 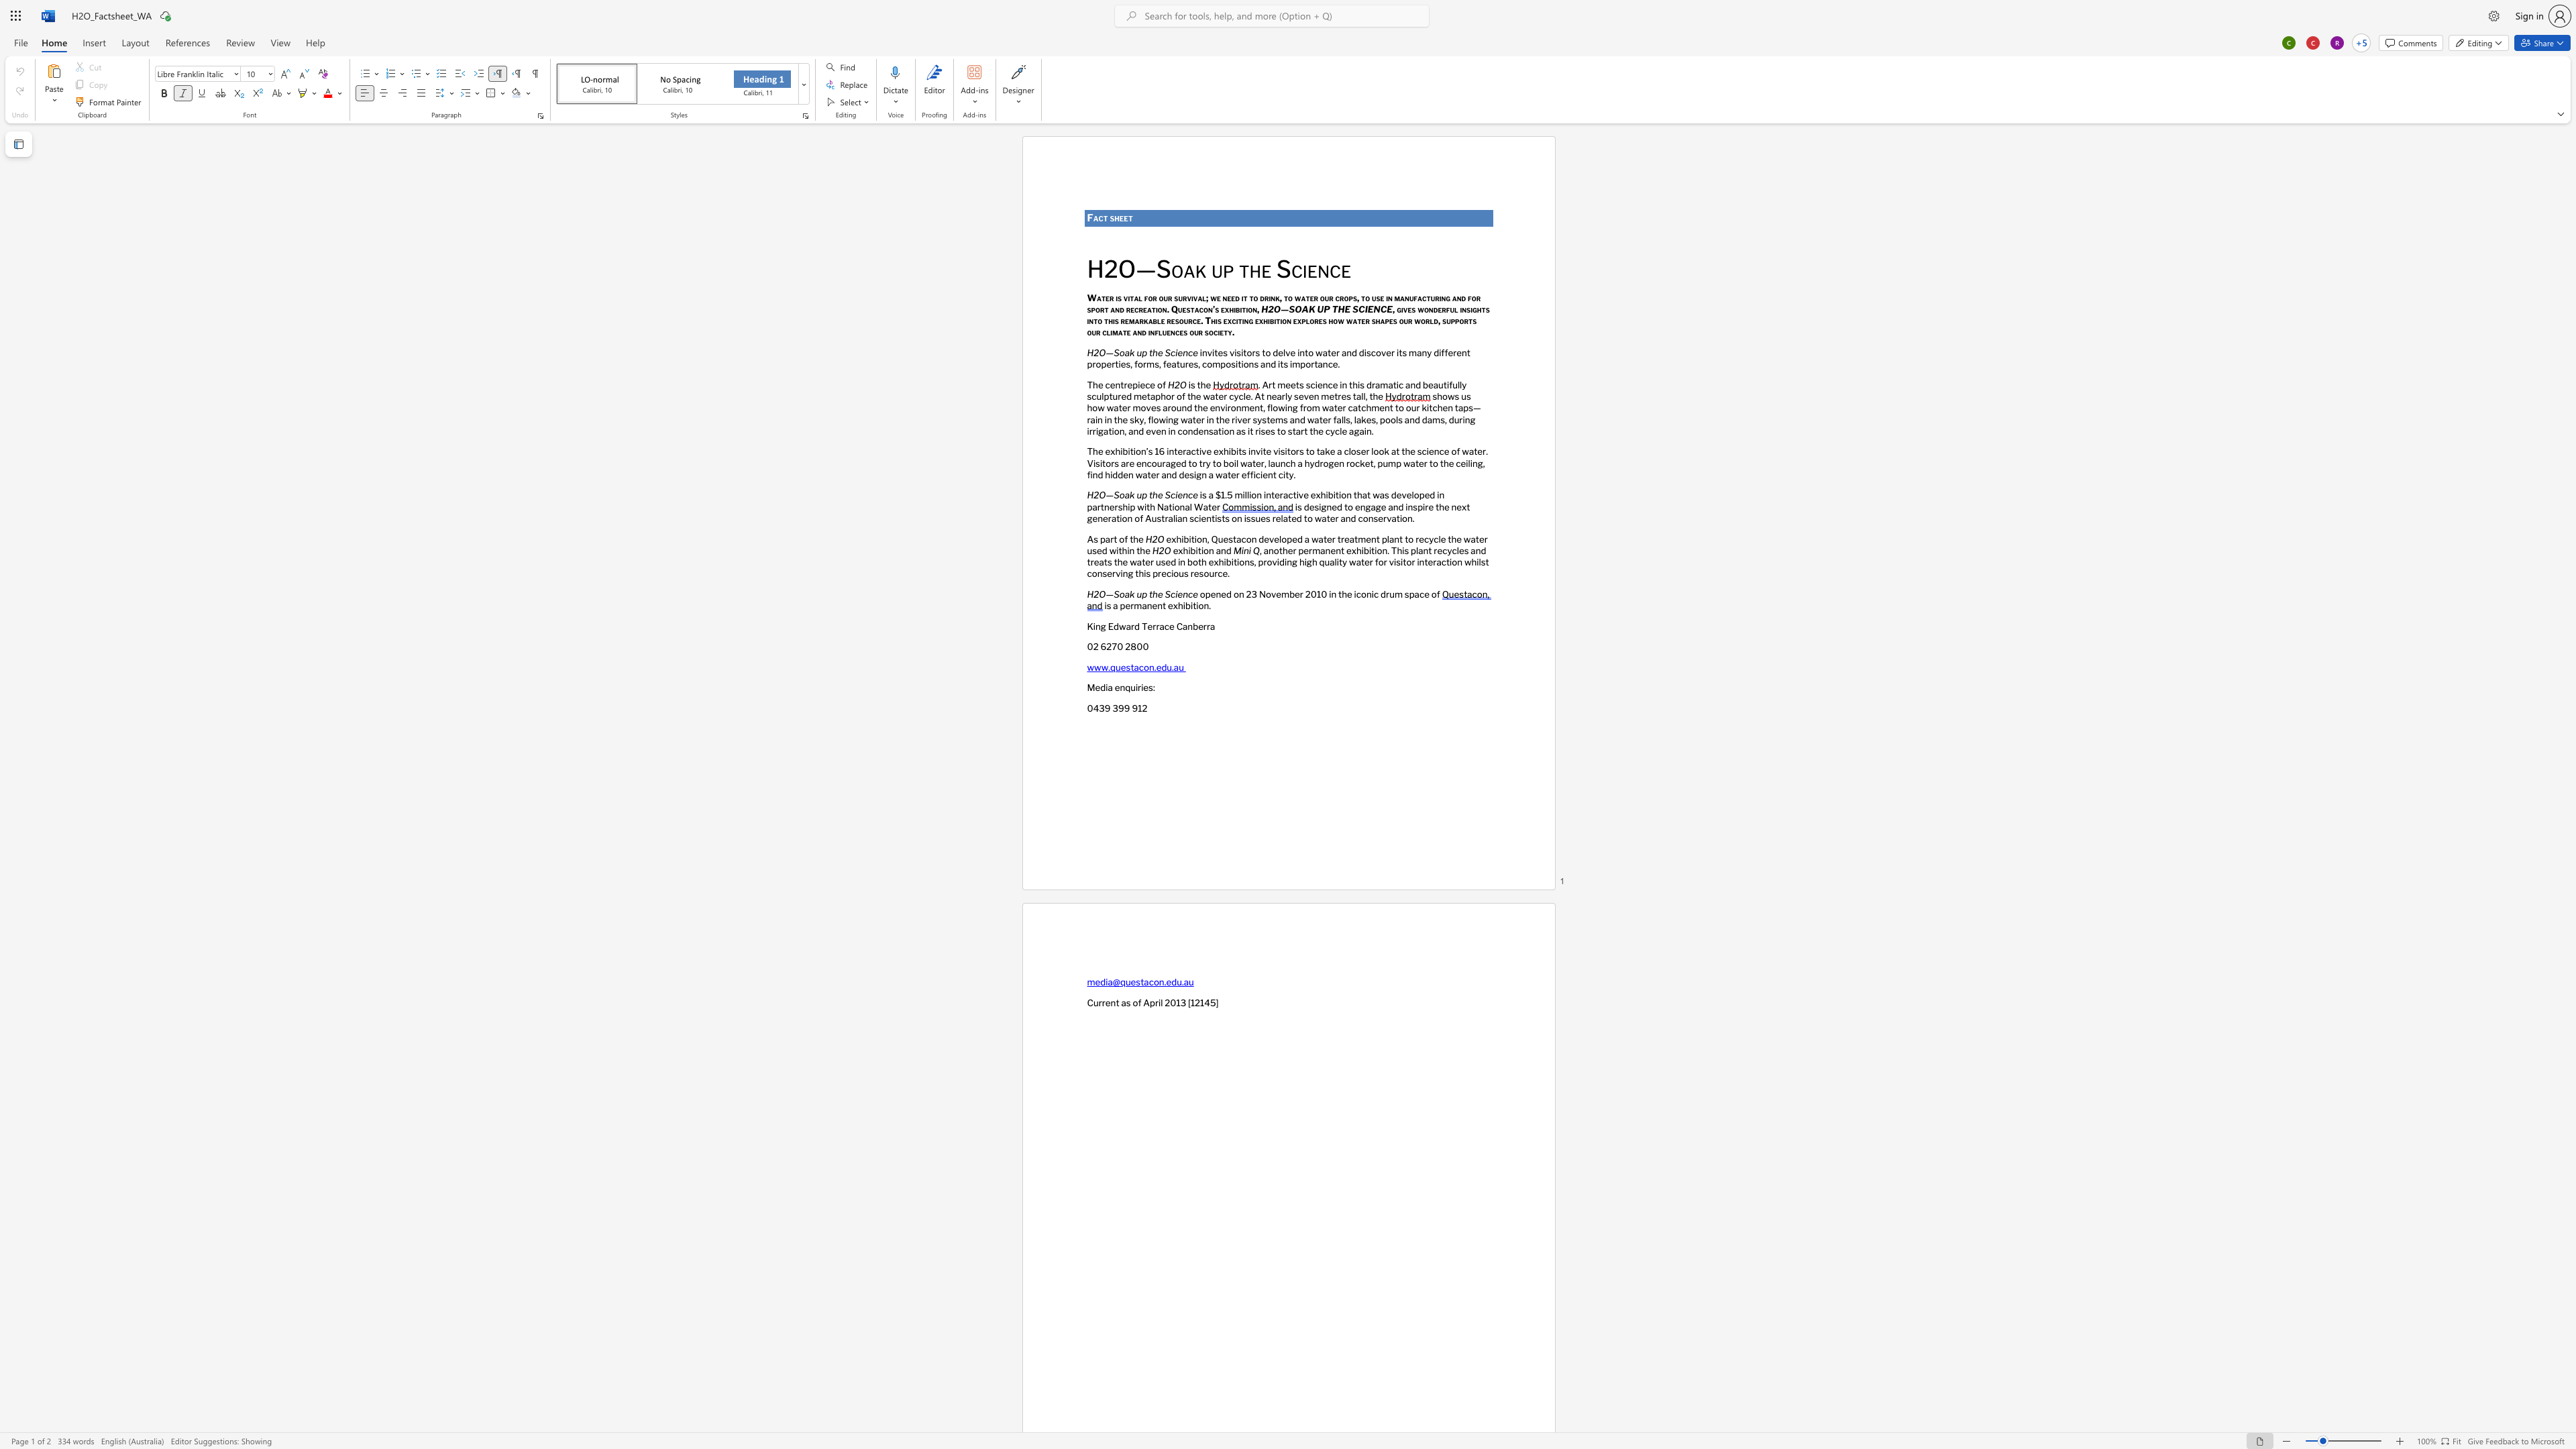 I want to click on the 1th character "n" in the text, so click(x=1118, y=384).